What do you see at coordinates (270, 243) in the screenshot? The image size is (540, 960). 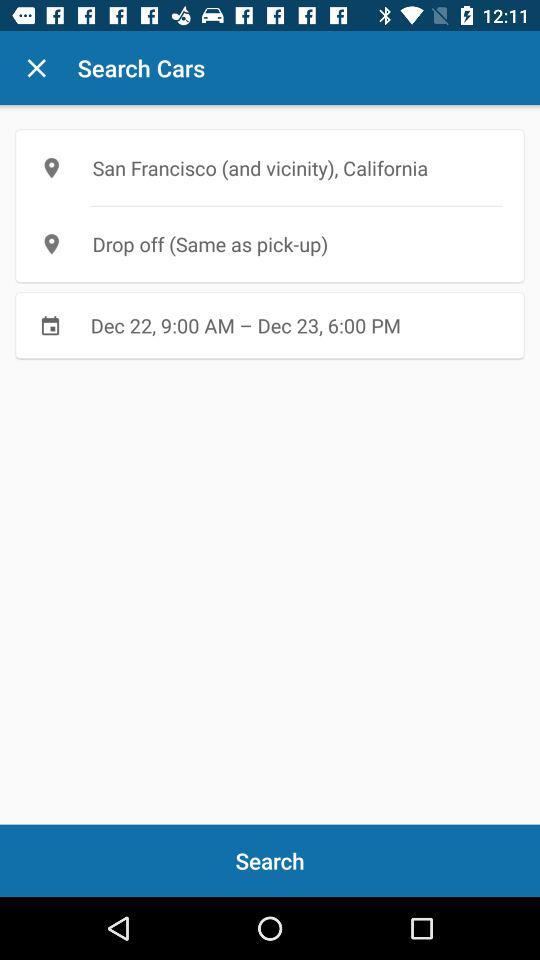 I see `the drop off same icon` at bounding box center [270, 243].